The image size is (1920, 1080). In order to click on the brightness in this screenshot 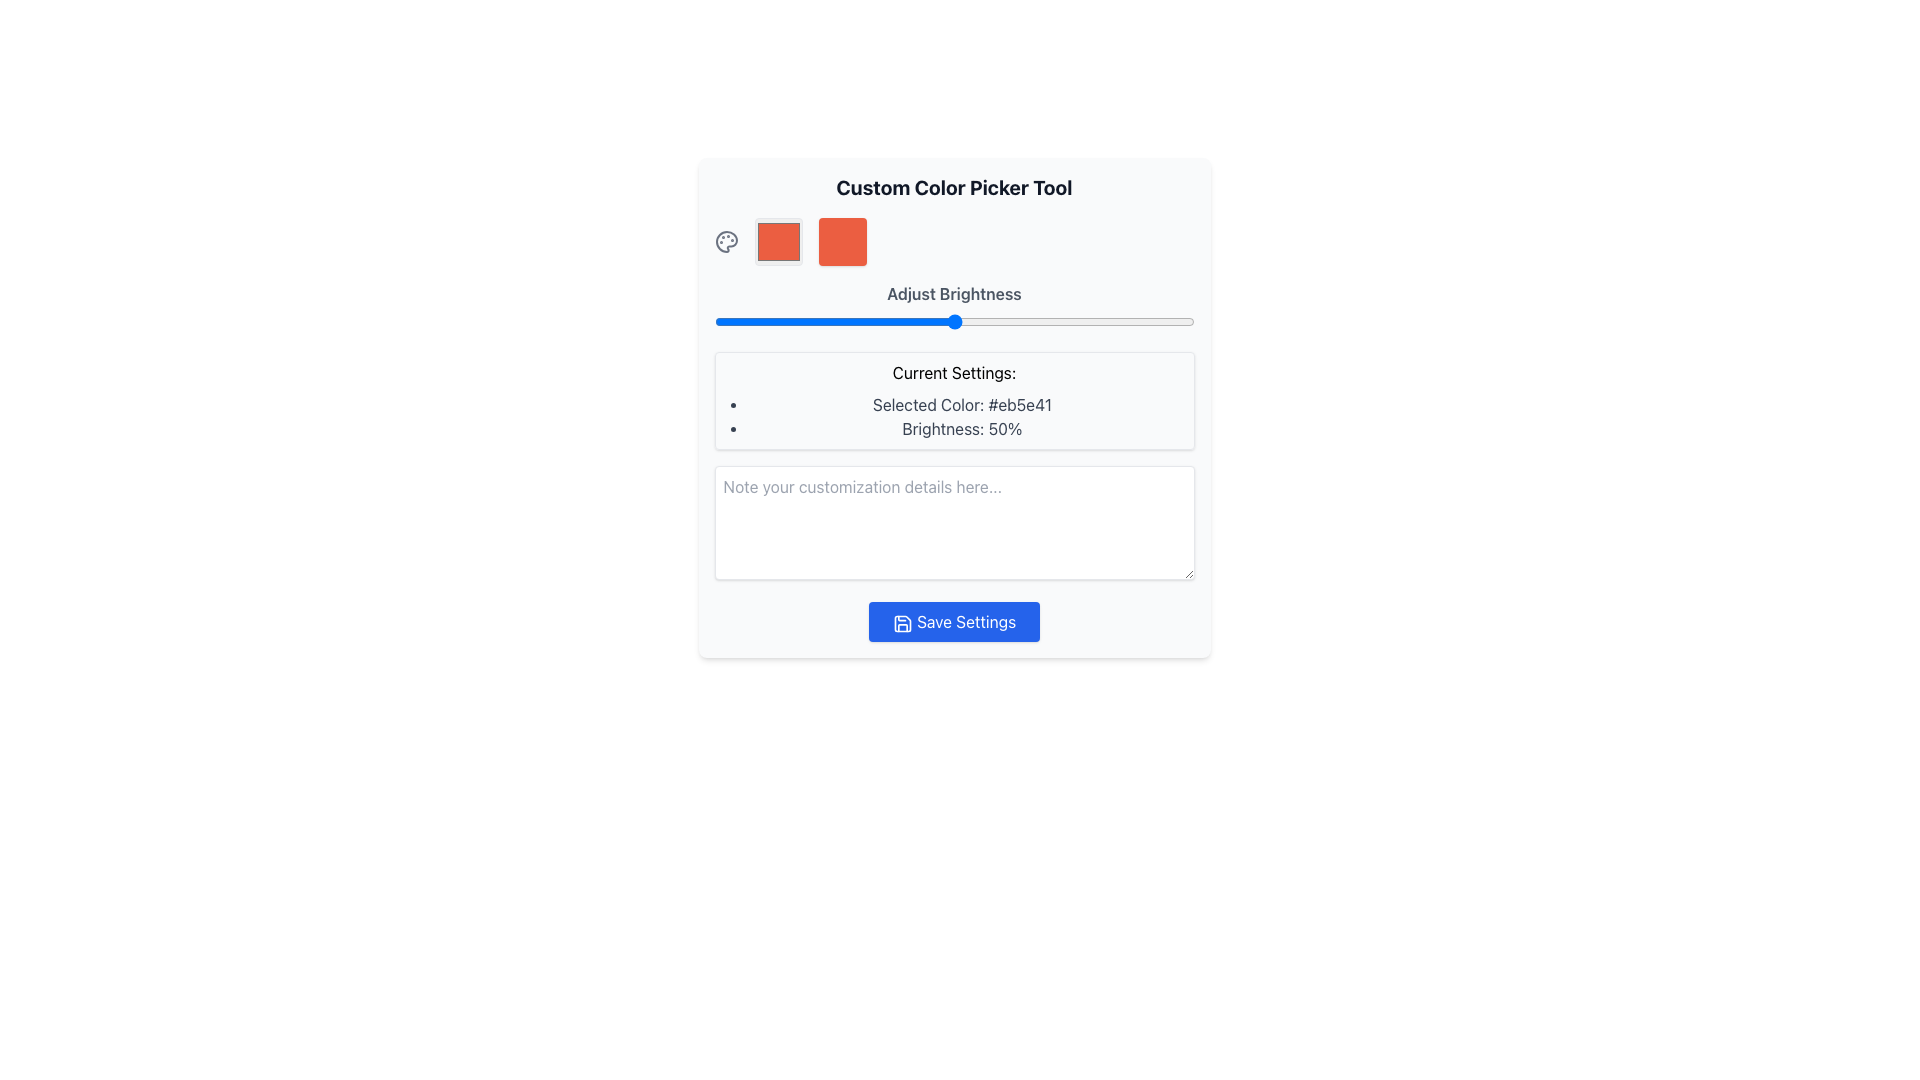, I will do `click(790, 320)`.